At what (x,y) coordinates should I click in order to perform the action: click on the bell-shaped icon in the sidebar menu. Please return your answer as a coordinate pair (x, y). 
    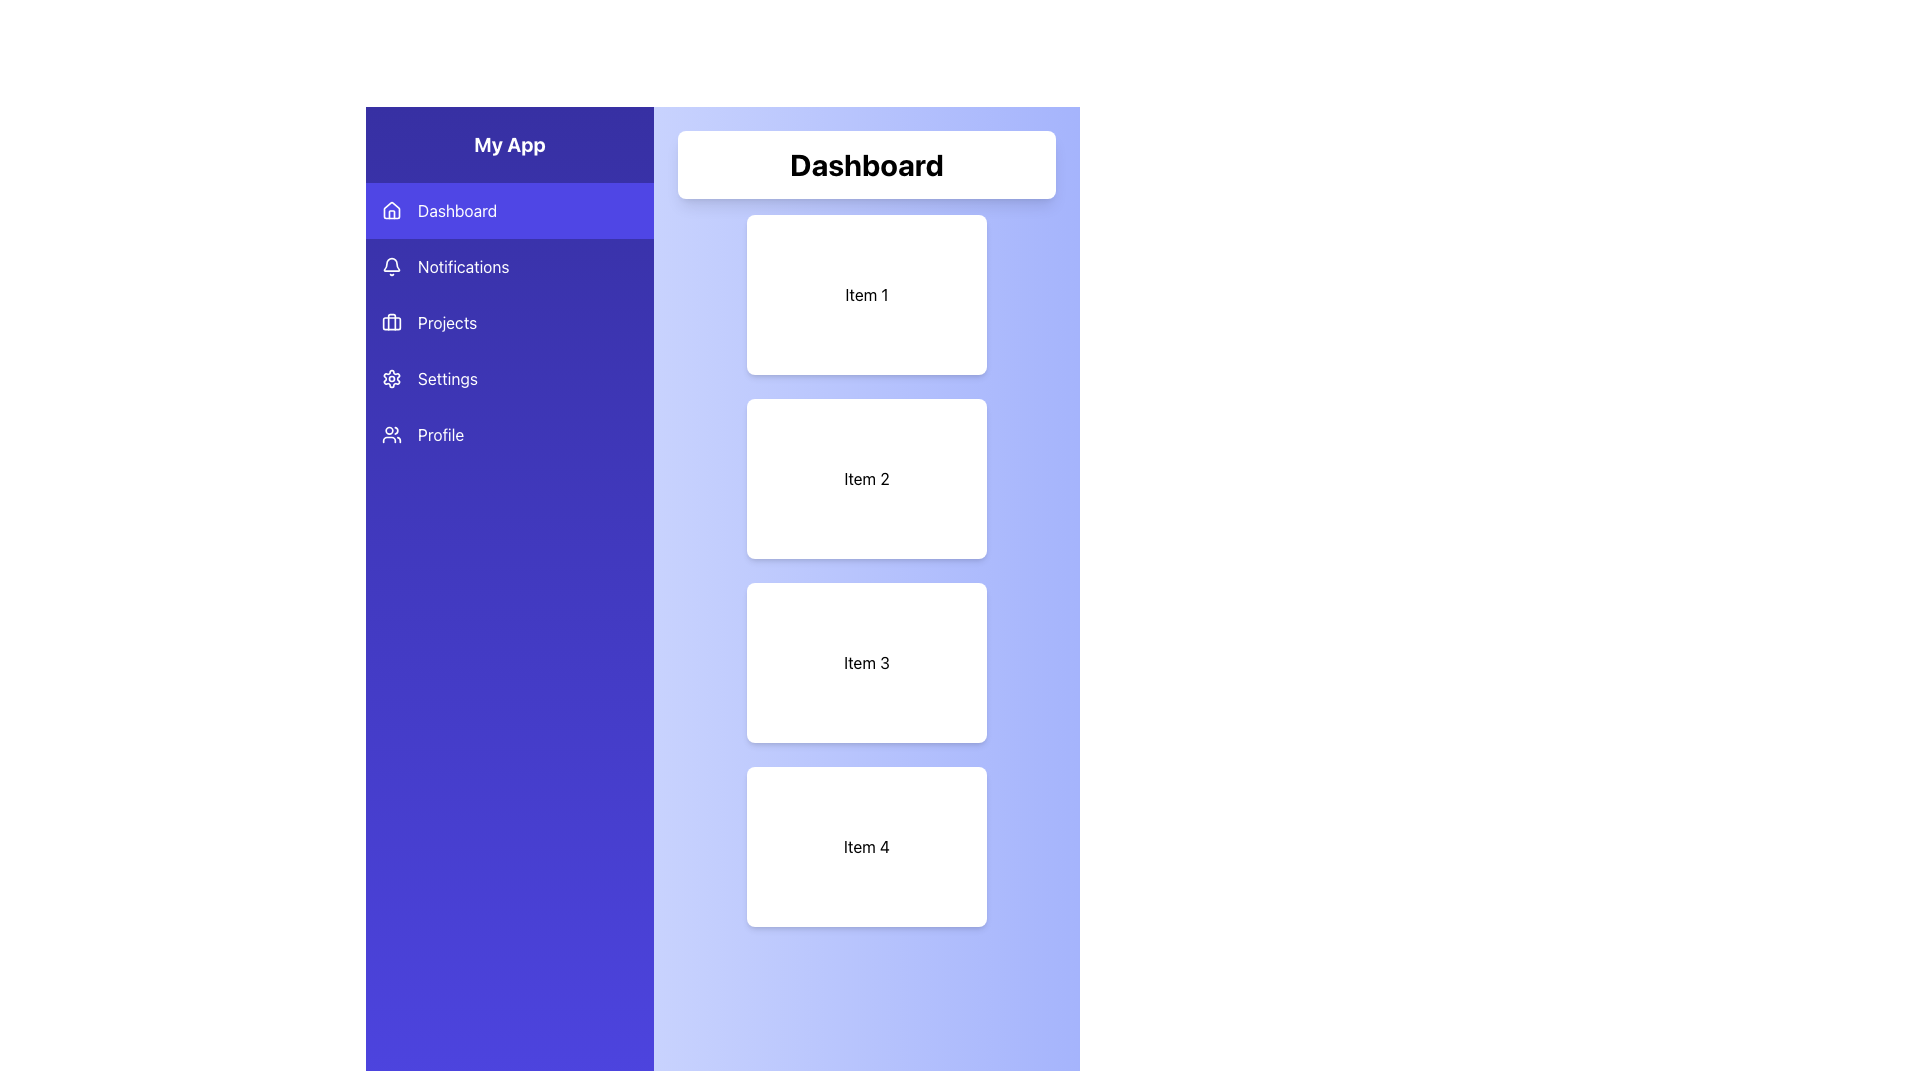
    Looking at the image, I should click on (392, 265).